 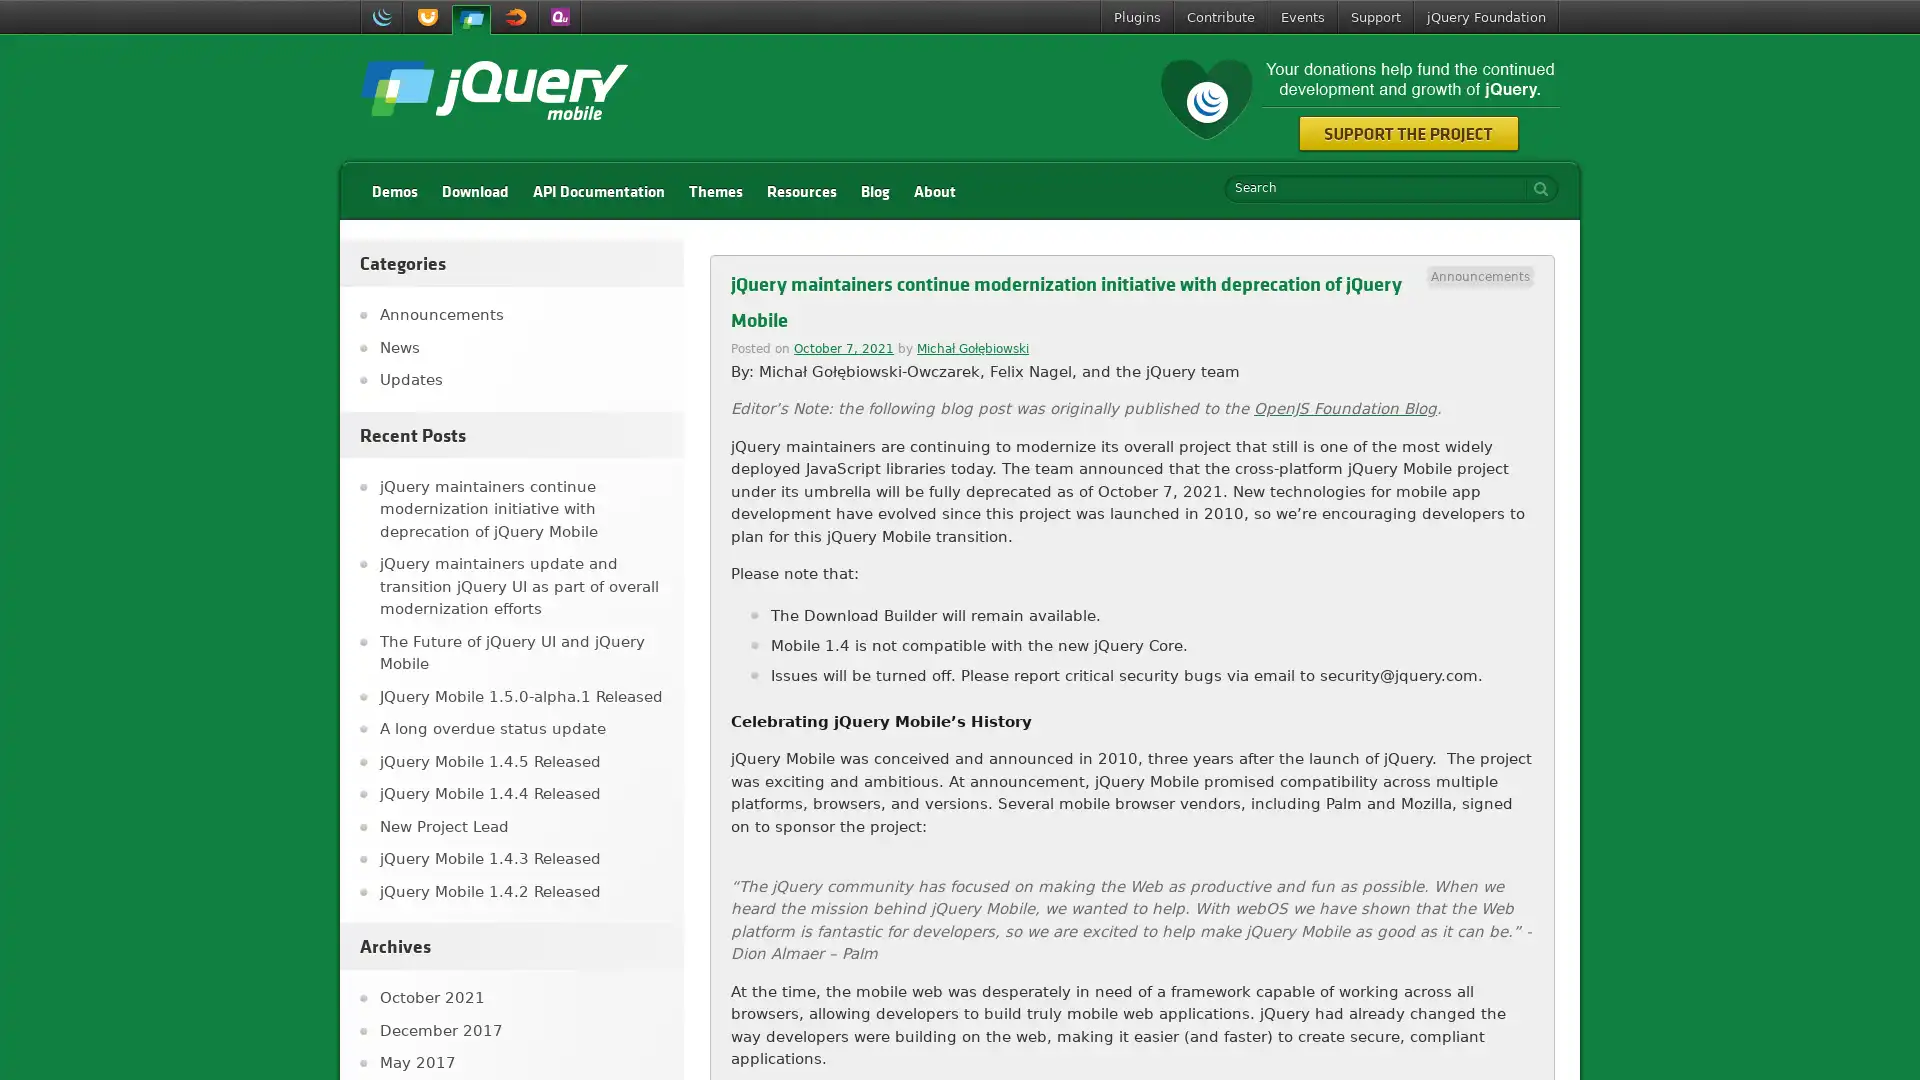 What do you see at coordinates (1535, 188) in the screenshot?
I see `search` at bounding box center [1535, 188].